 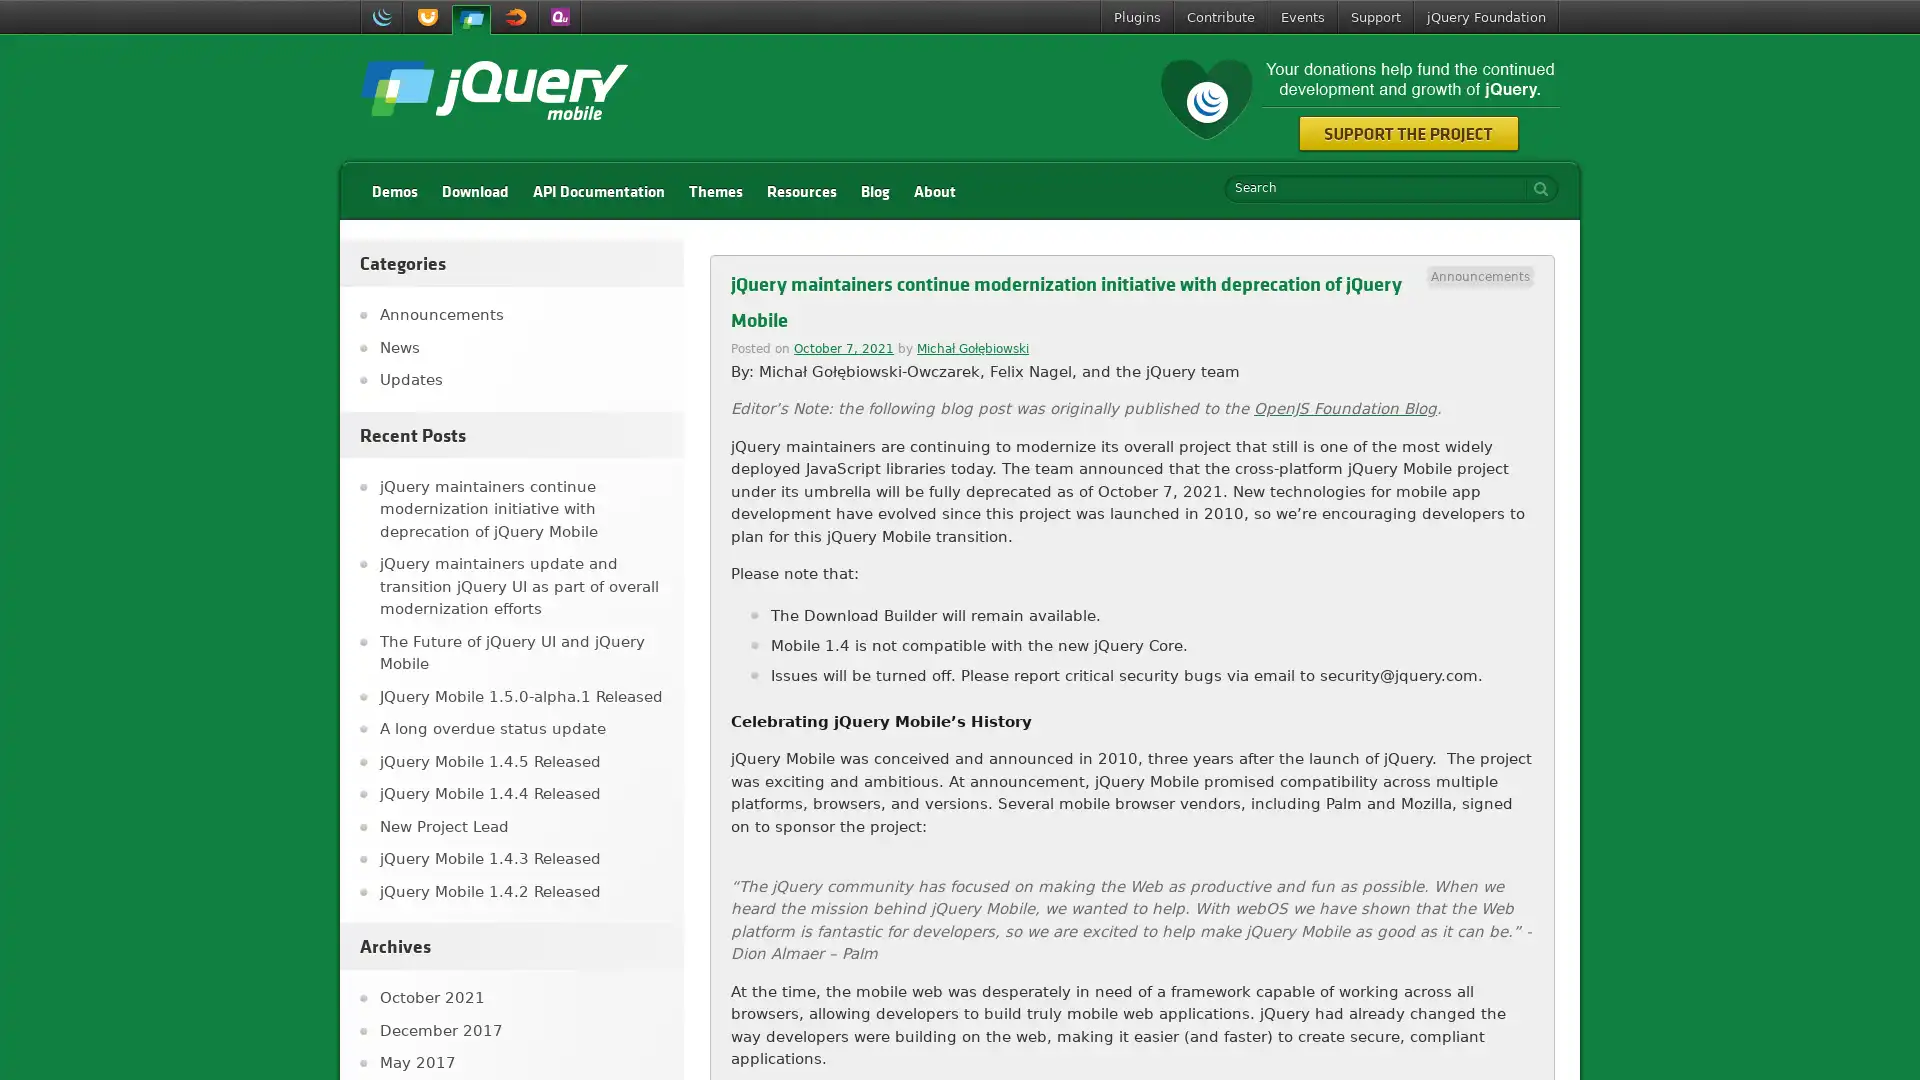 What do you see at coordinates (1535, 188) in the screenshot?
I see `search` at bounding box center [1535, 188].